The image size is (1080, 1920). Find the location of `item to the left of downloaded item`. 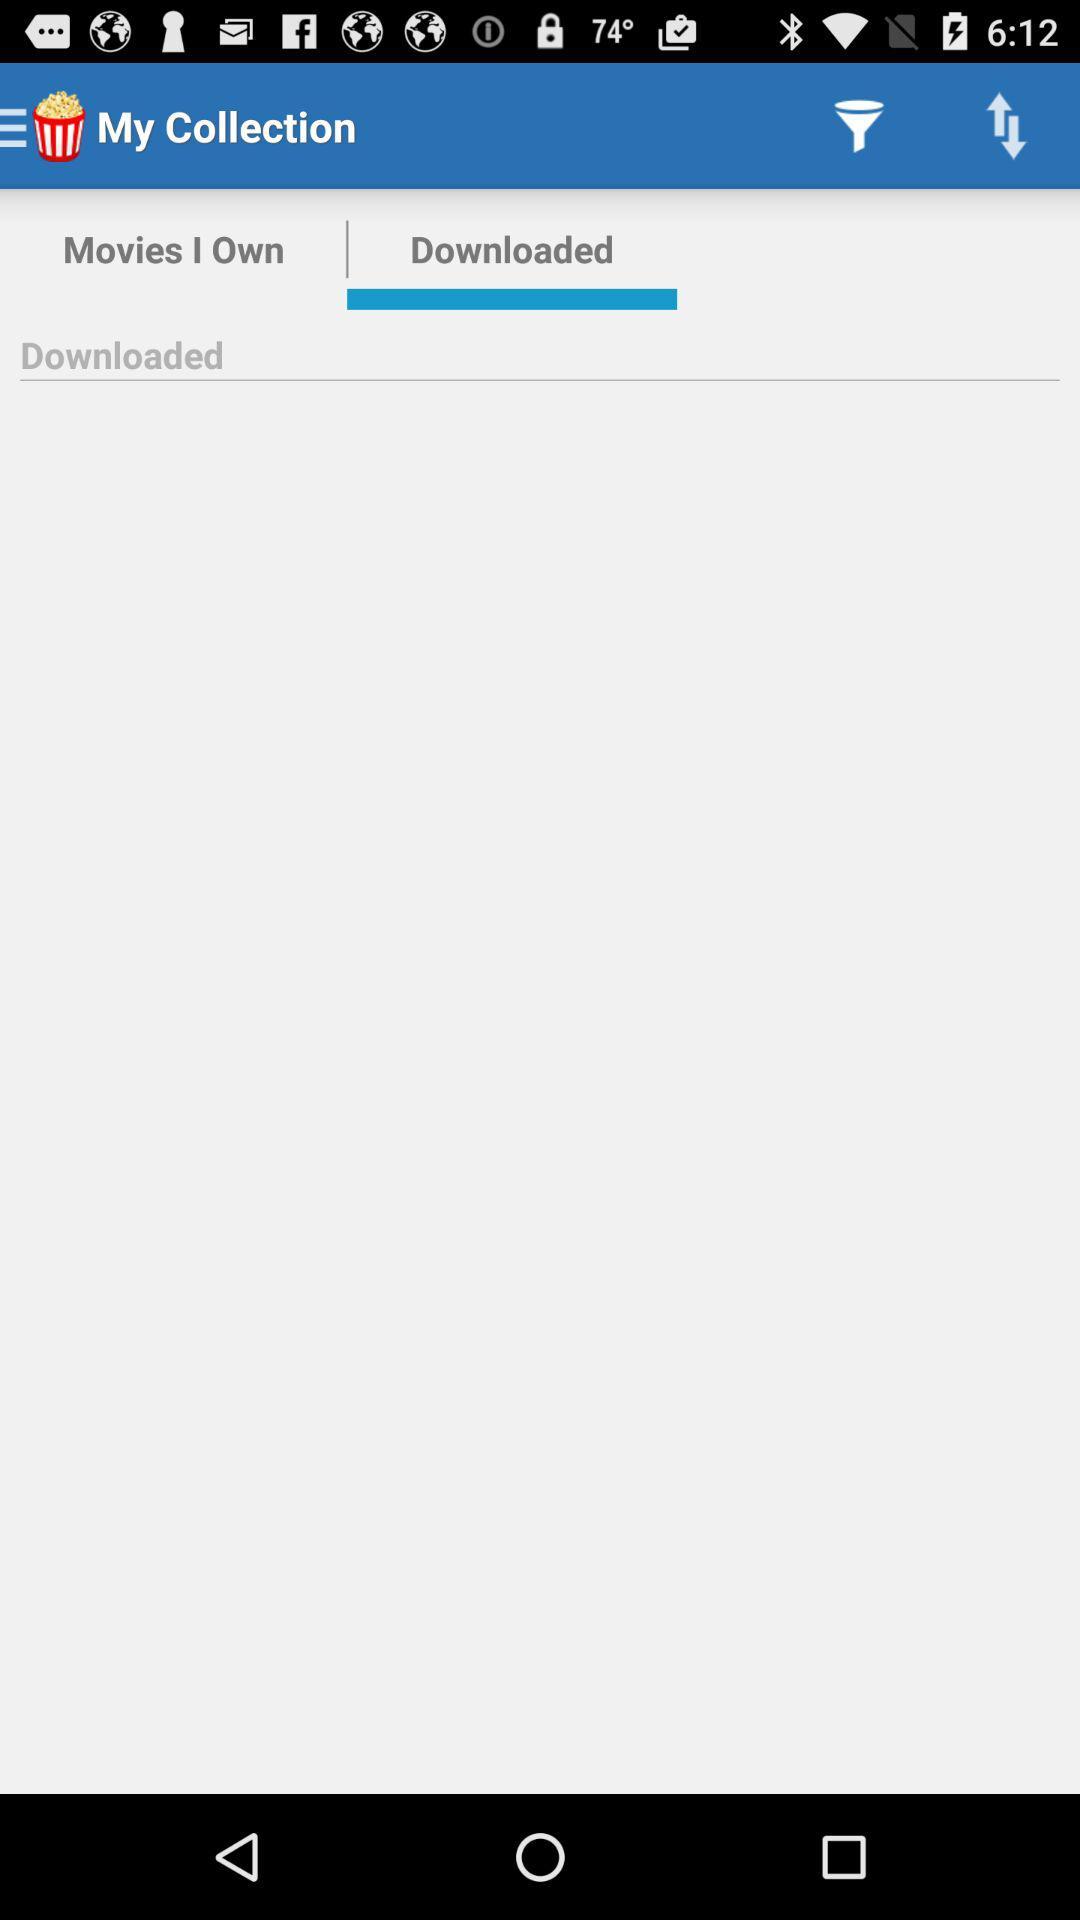

item to the left of downloaded item is located at coordinates (172, 248).